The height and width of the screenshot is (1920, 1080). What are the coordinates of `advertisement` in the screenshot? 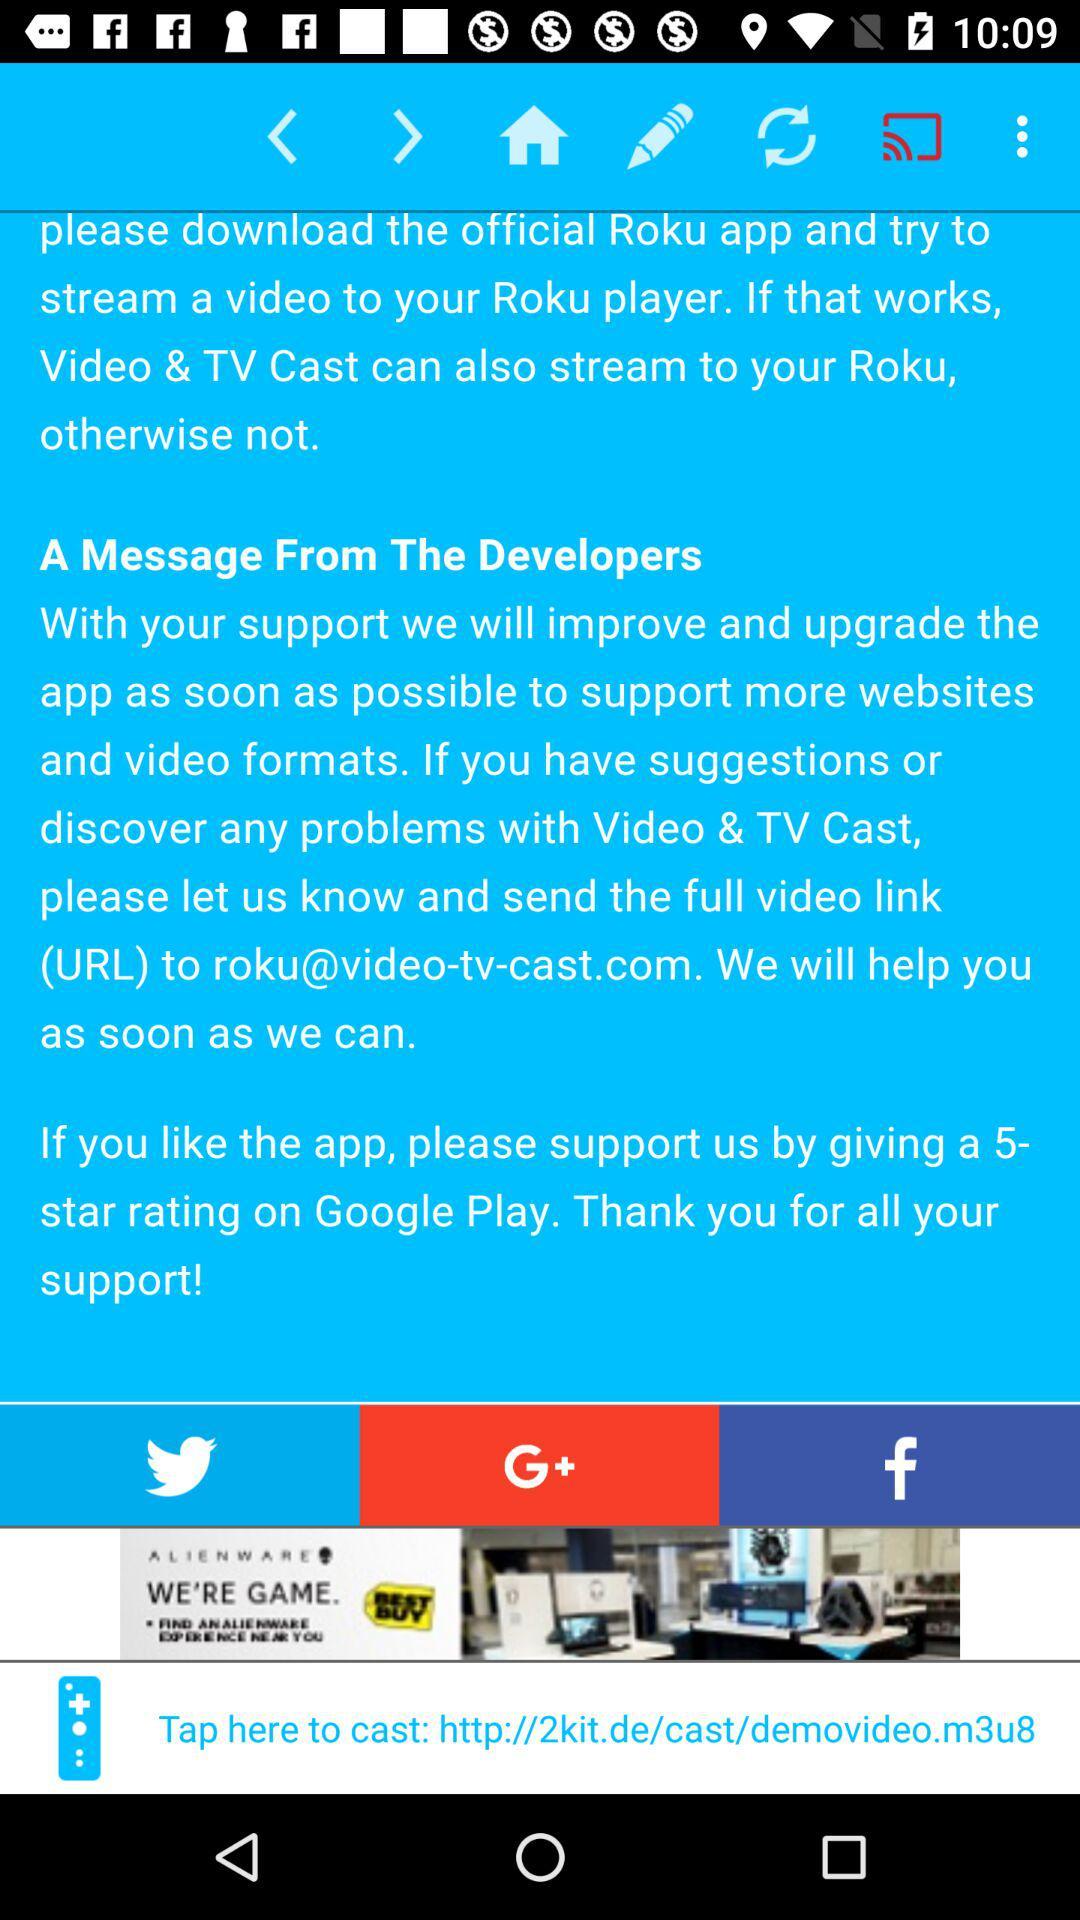 It's located at (540, 1593).